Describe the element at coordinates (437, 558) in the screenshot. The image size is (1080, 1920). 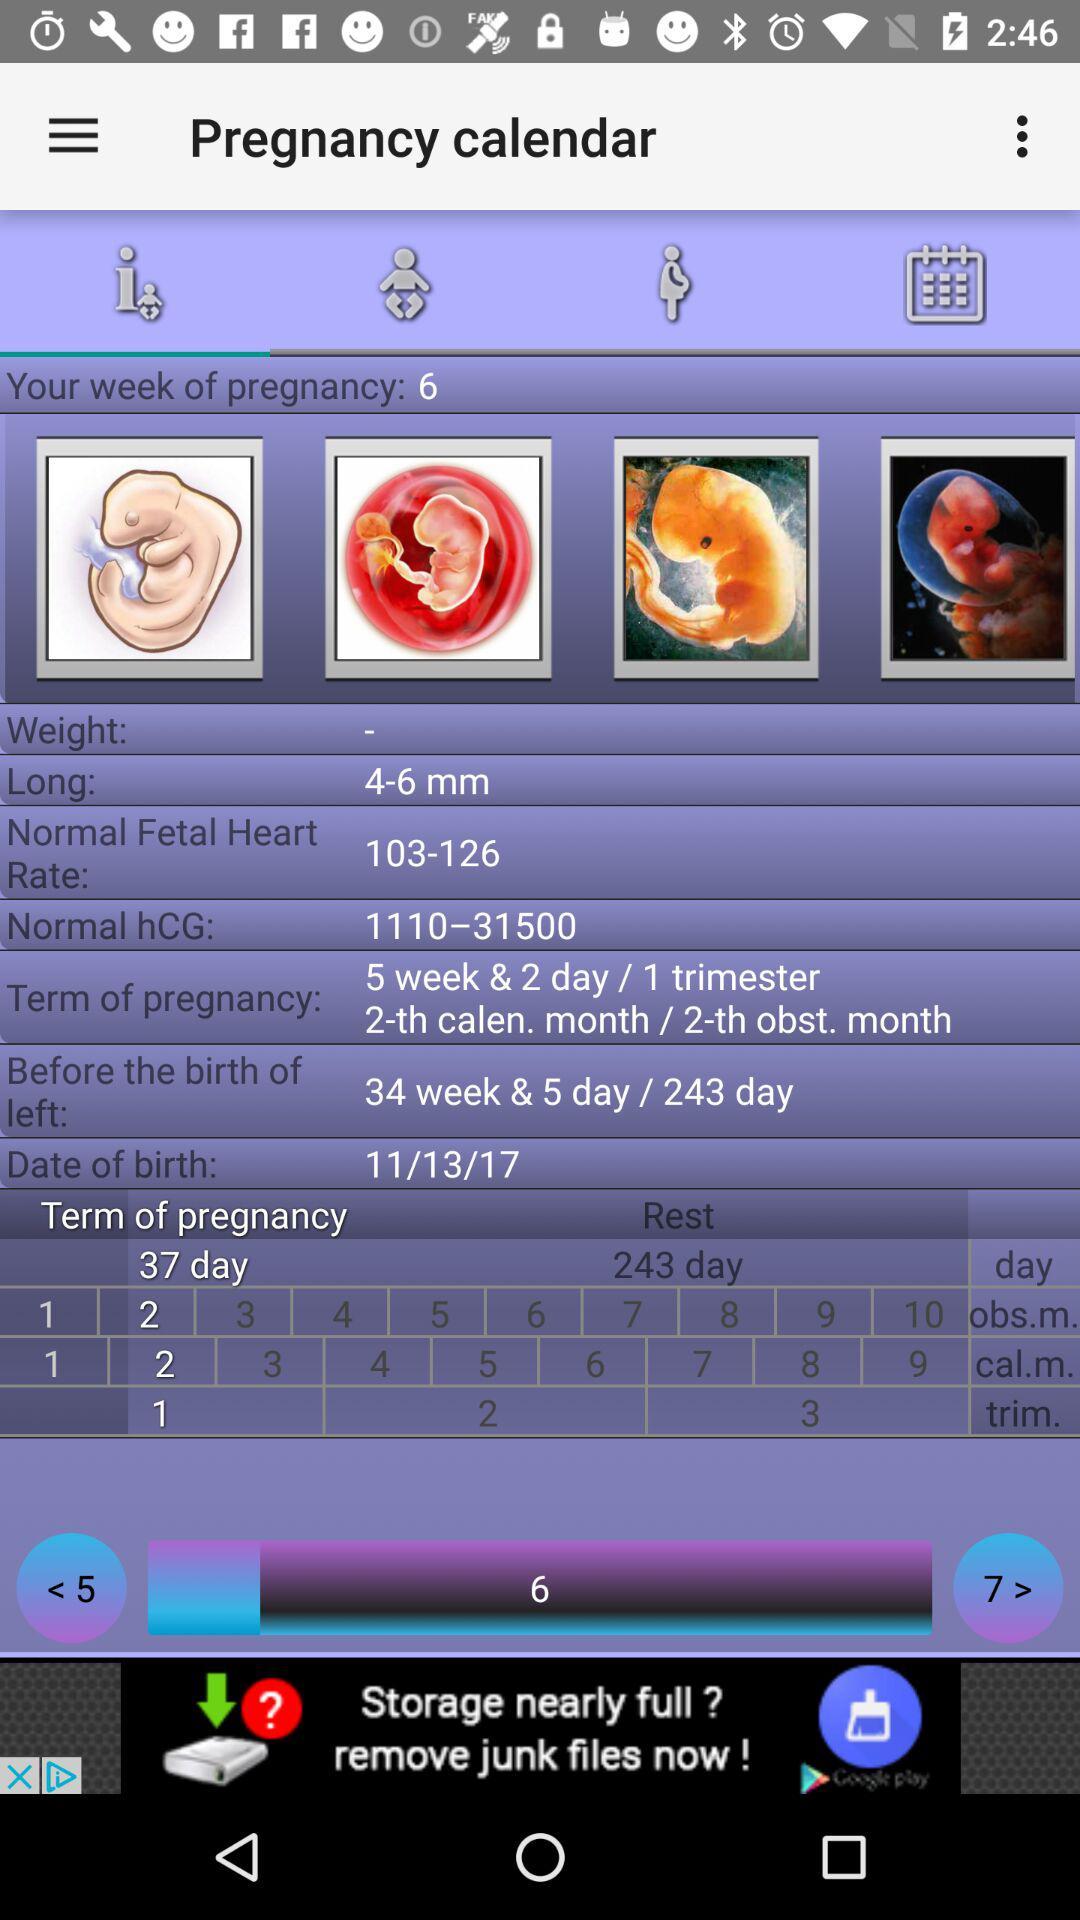
I see `fetus scan image` at that location.